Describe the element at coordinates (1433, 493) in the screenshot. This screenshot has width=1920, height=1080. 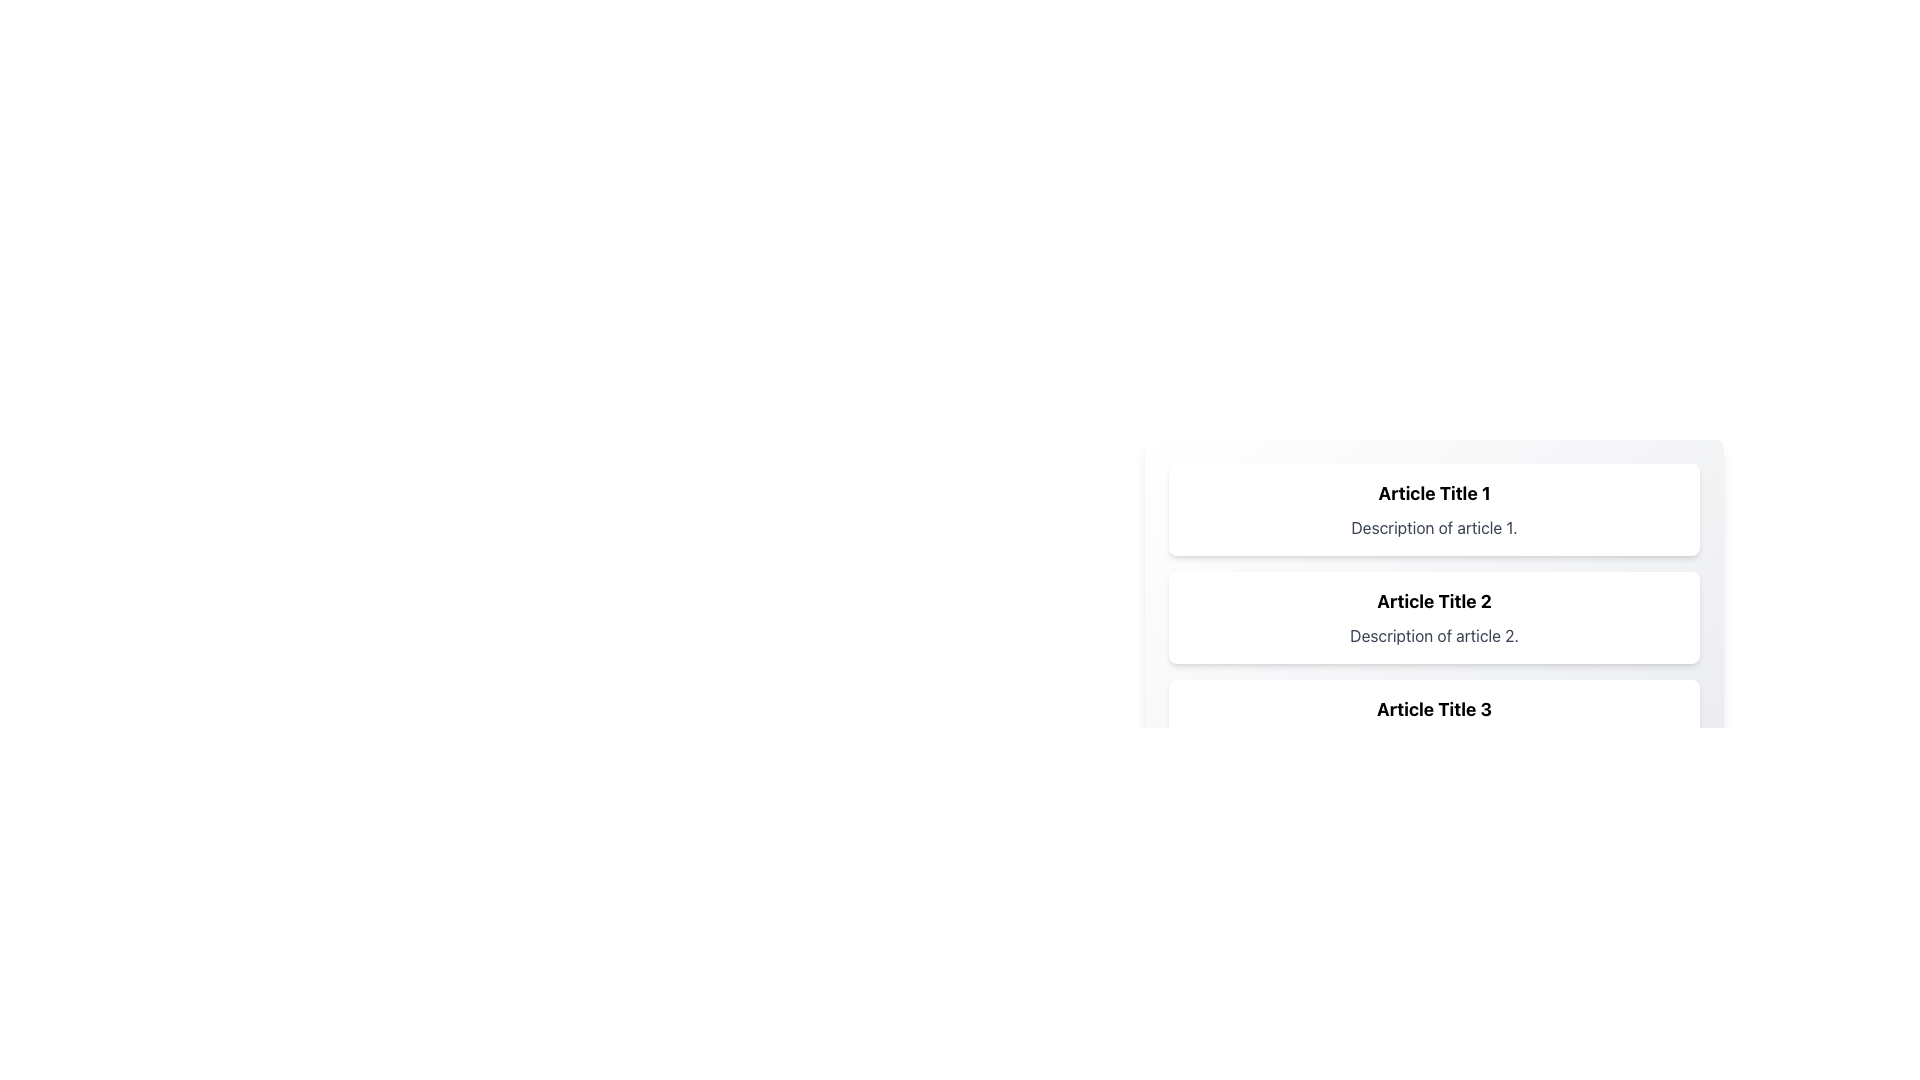
I see `the title text label of the article, which is located at the upper portion of a white rectangular card with rounded corners` at that location.